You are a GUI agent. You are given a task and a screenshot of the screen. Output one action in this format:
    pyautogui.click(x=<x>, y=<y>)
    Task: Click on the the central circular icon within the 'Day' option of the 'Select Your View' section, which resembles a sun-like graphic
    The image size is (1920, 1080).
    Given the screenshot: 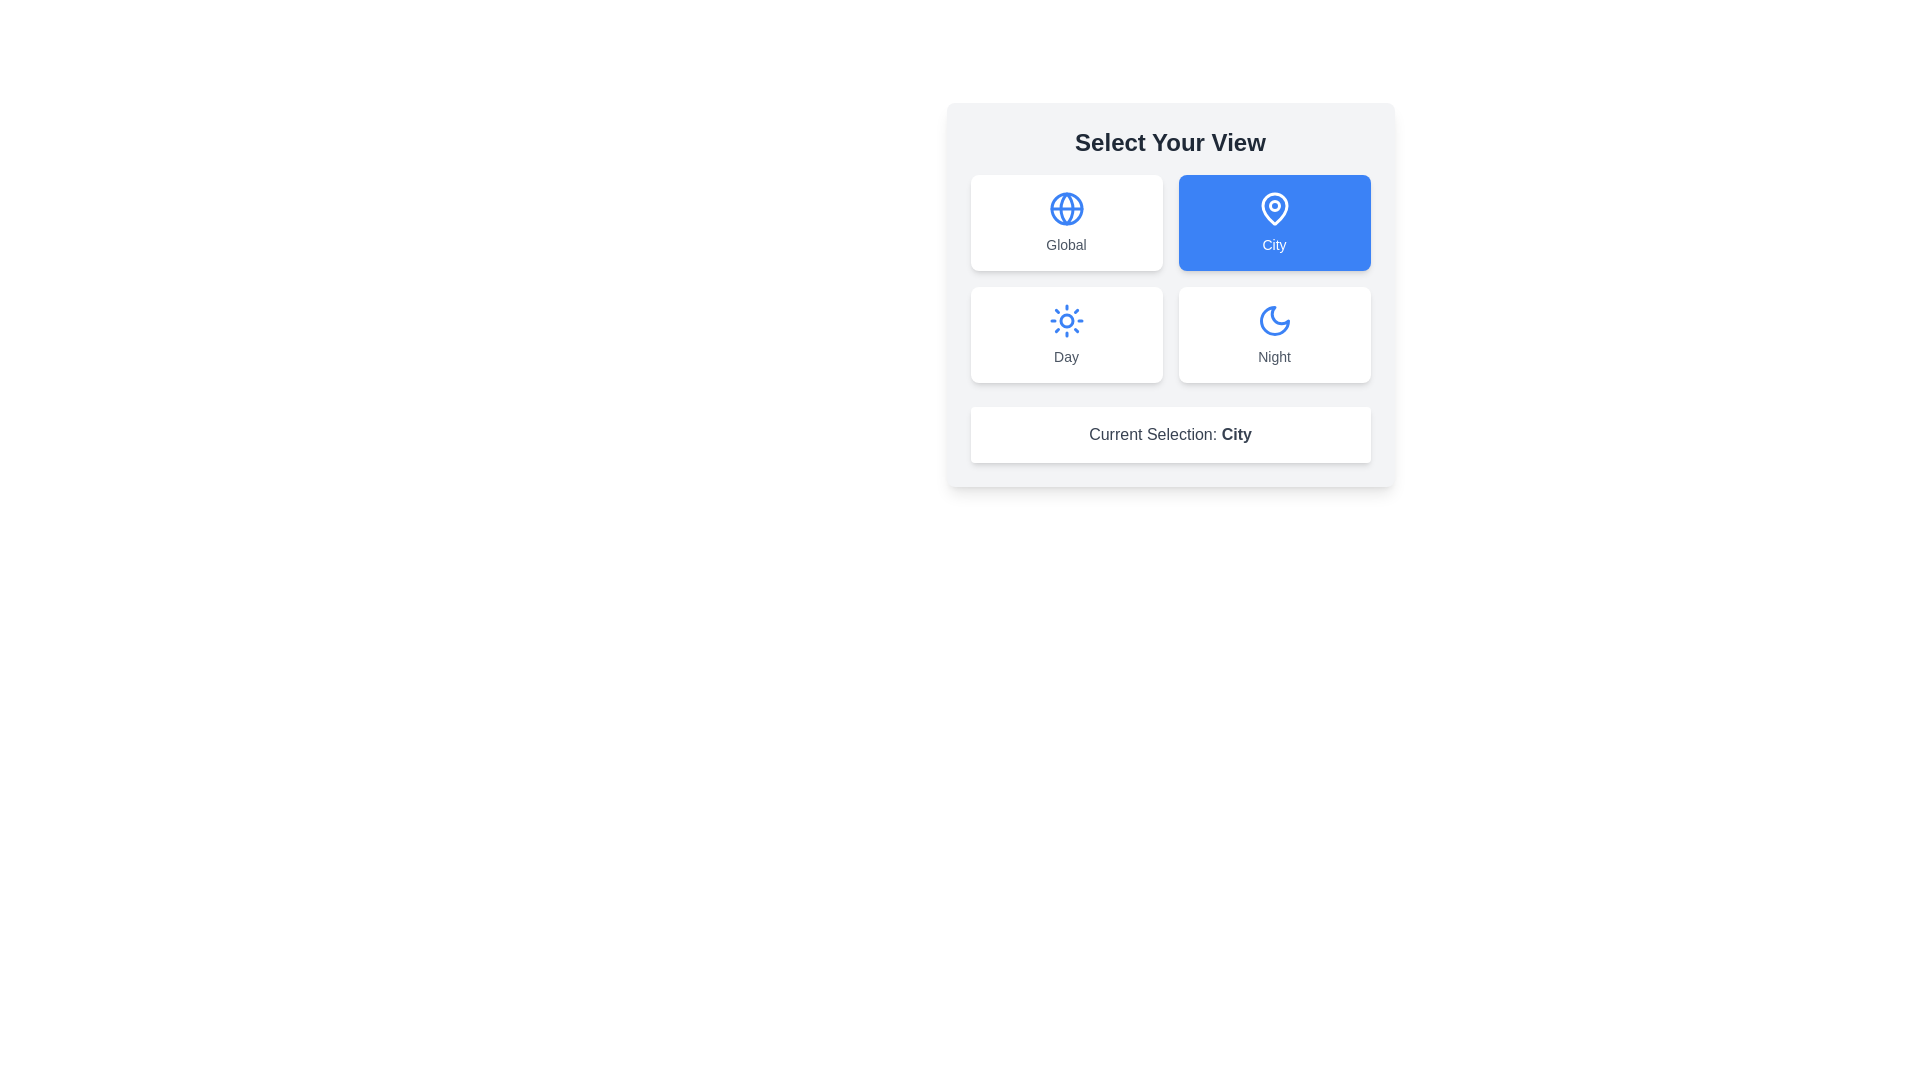 What is the action you would take?
    pyautogui.click(x=1065, y=319)
    